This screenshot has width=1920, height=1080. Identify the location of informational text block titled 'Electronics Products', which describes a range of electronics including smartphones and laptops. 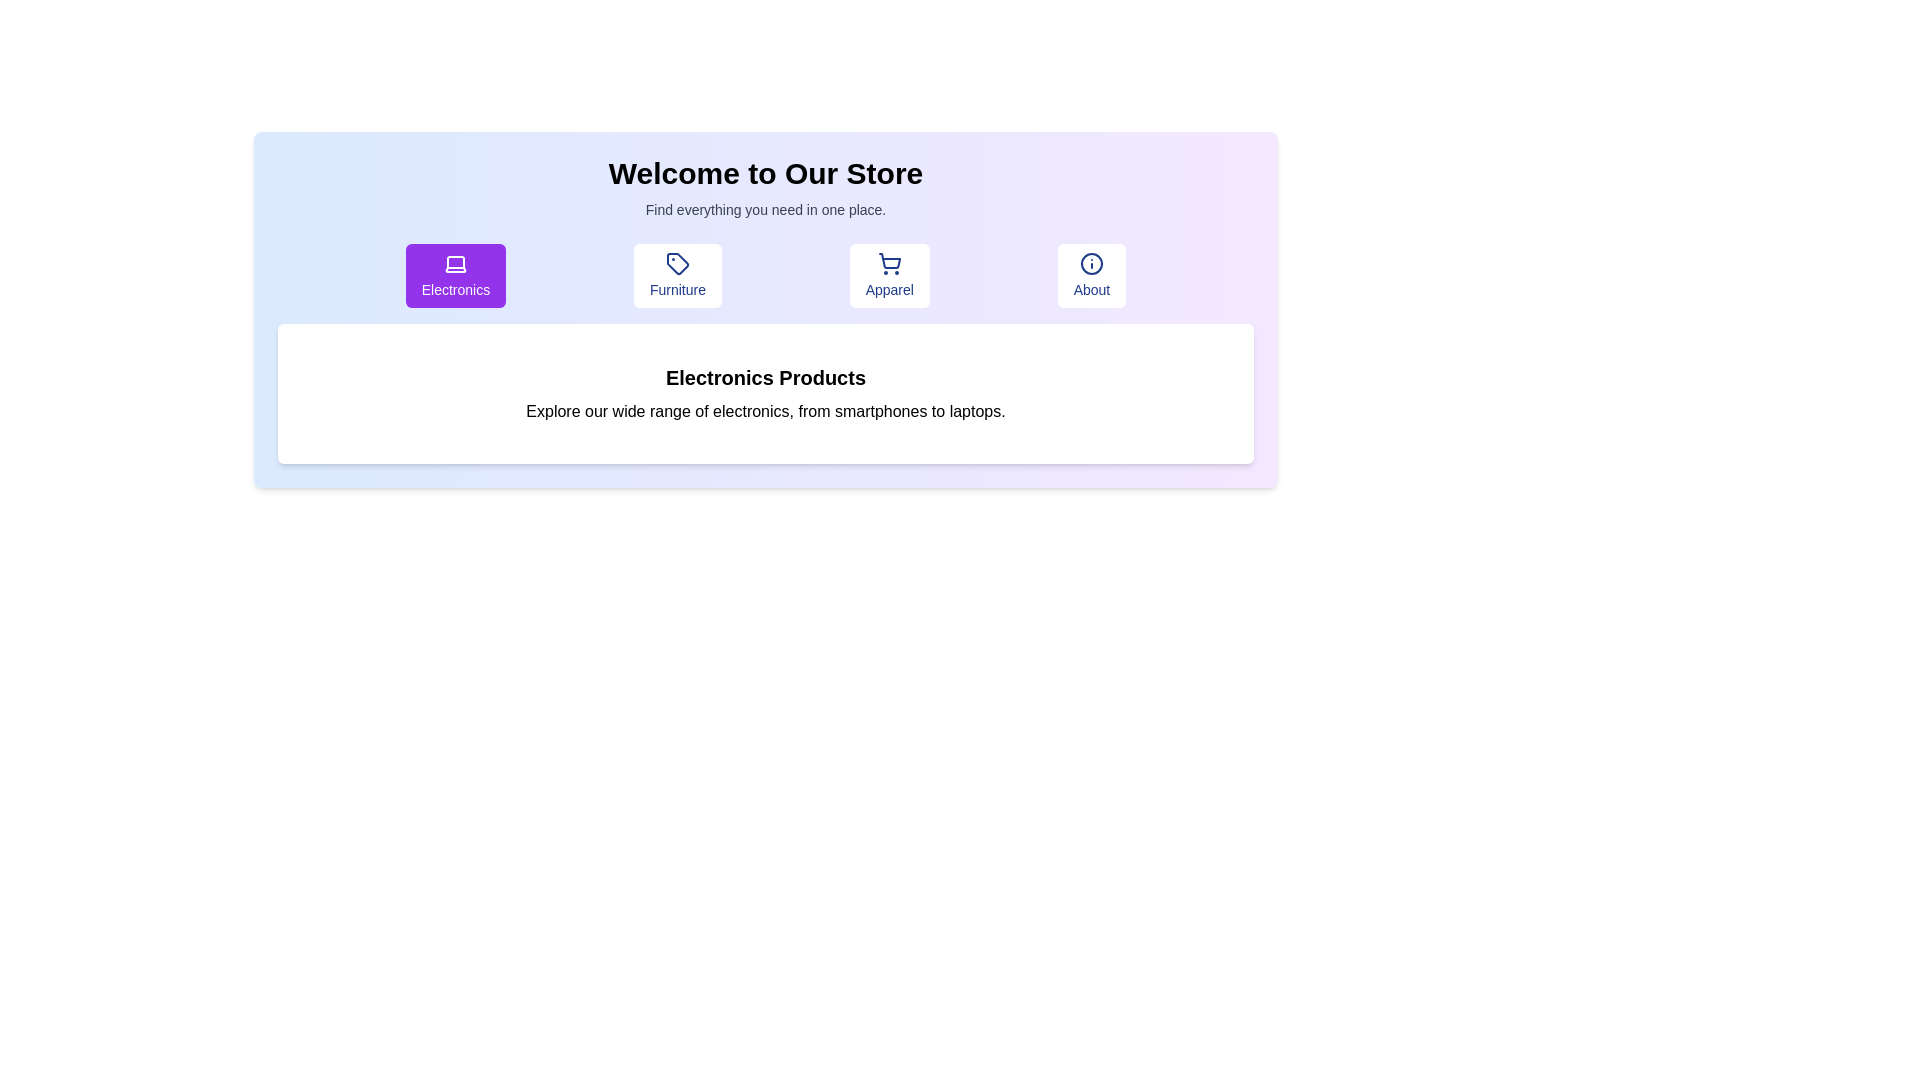
(765, 393).